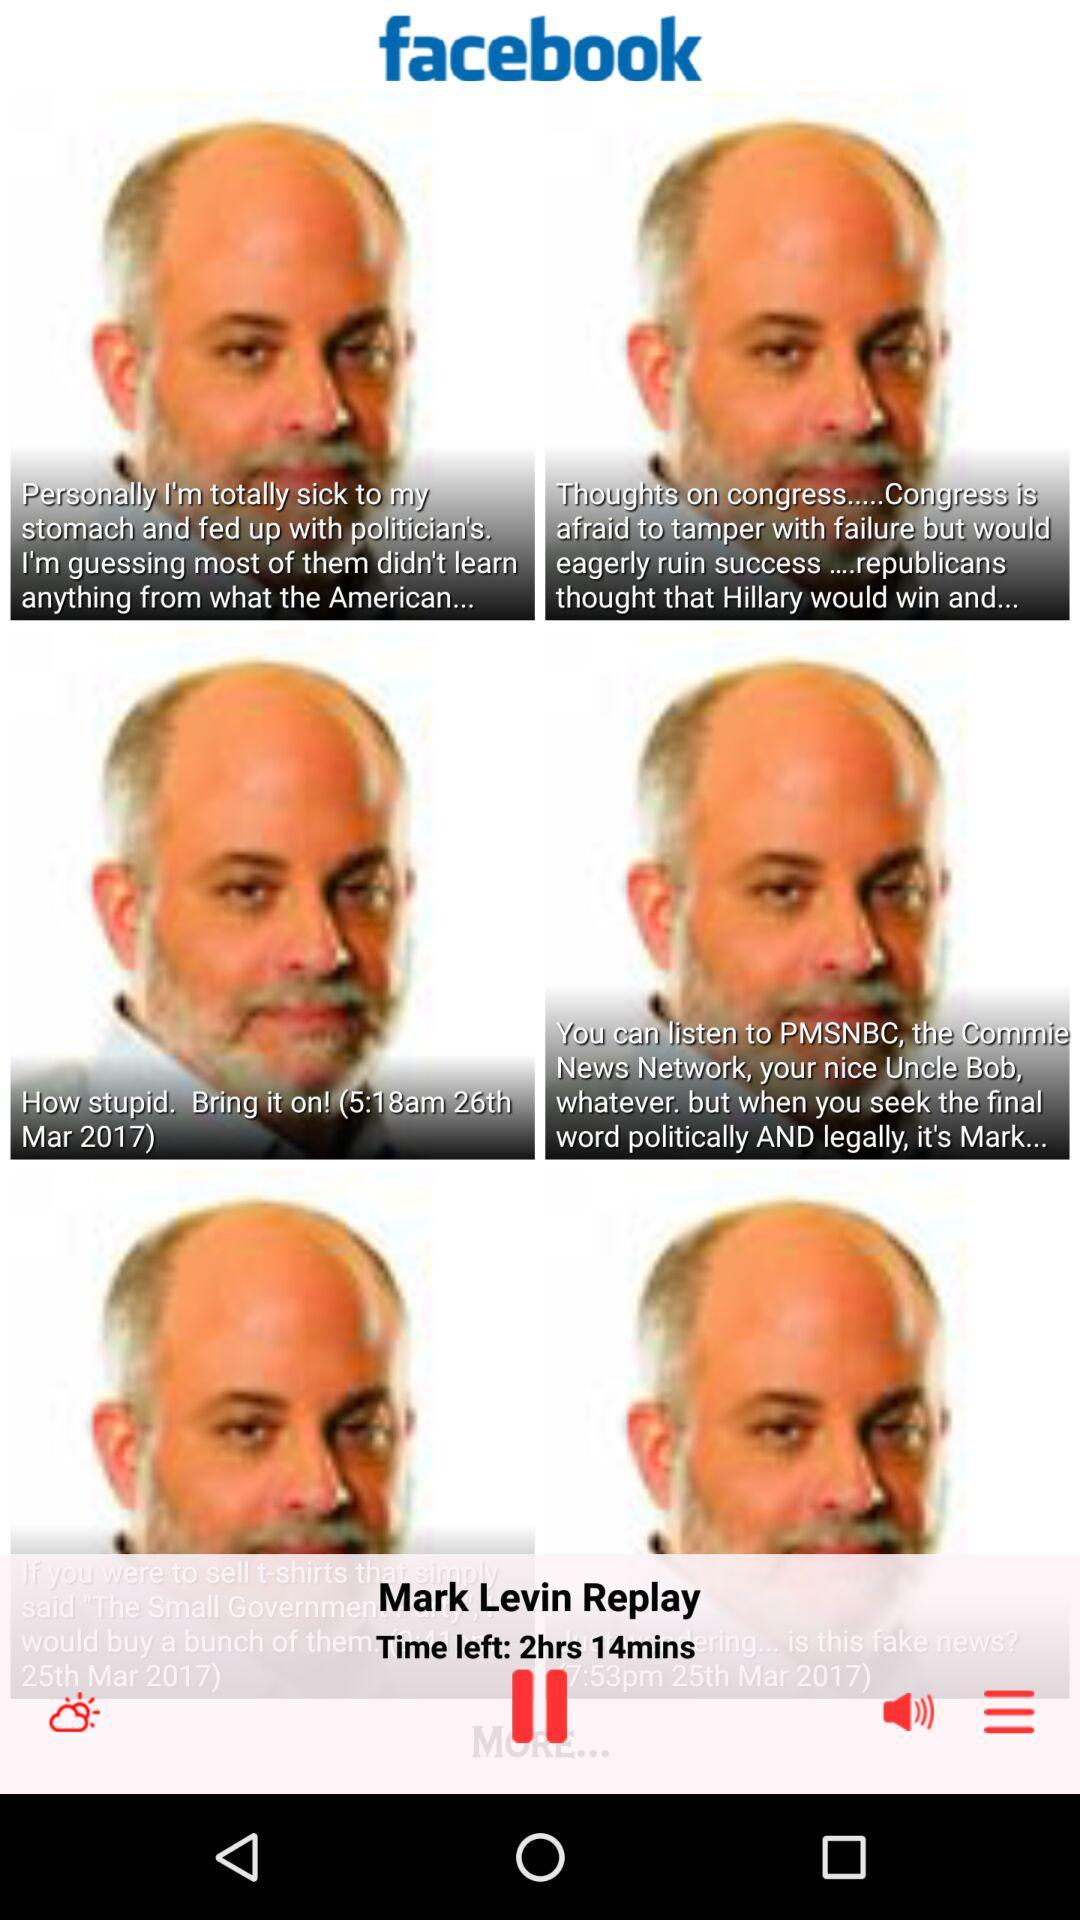 Image resolution: width=1080 pixels, height=1920 pixels. I want to click on the volume icon, so click(908, 1832).